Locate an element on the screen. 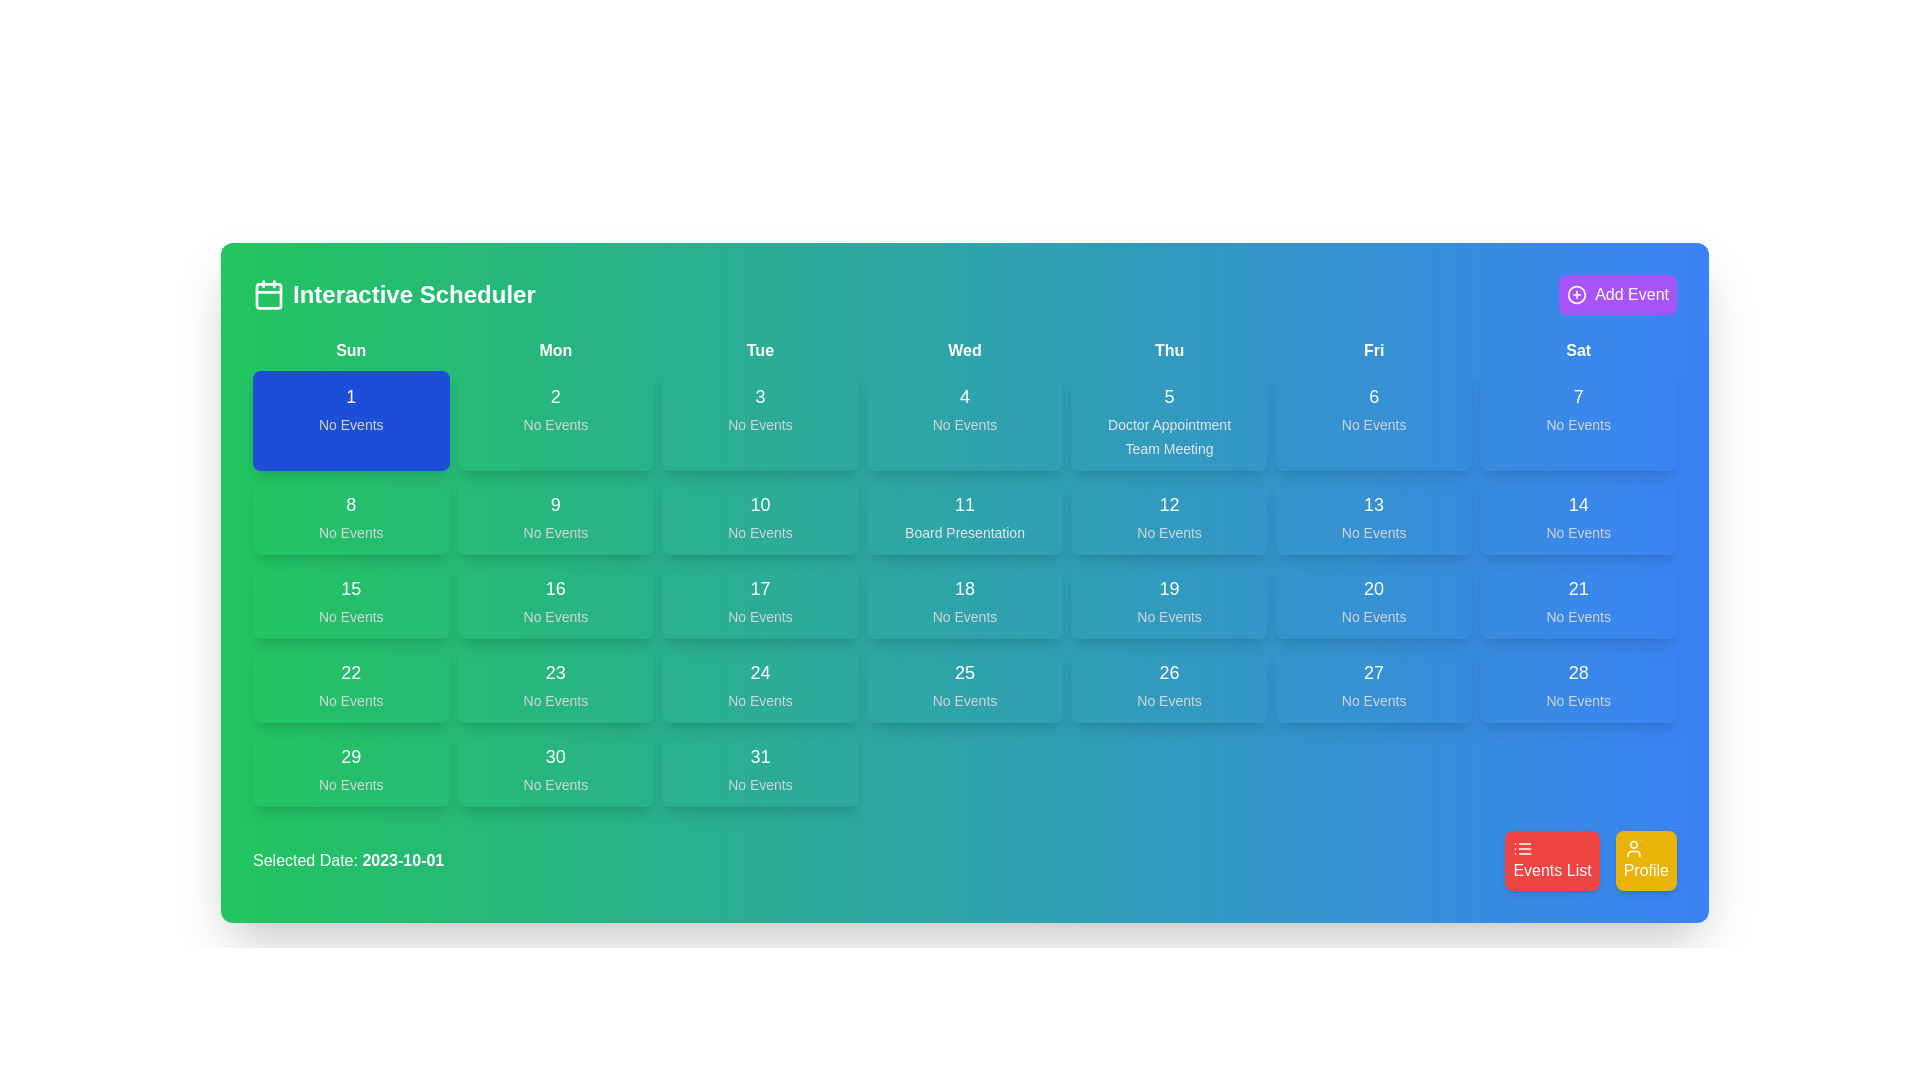  the Informational display box that contains the number '14' and the text 'No Events', located in the seventh column and third row of the calendar grid under the 'Sat' header is located at coordinates (1577, 515).